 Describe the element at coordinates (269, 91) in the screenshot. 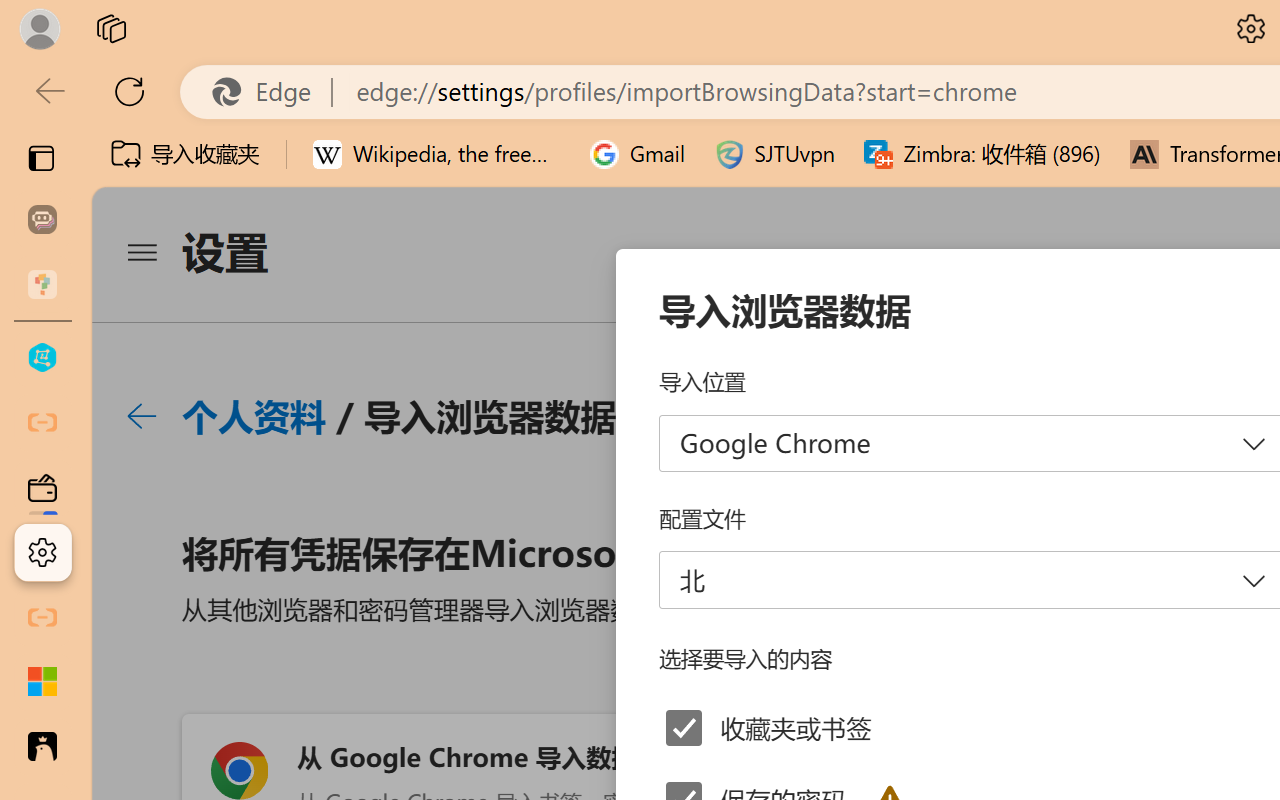

I see `'Edge'` at that location.